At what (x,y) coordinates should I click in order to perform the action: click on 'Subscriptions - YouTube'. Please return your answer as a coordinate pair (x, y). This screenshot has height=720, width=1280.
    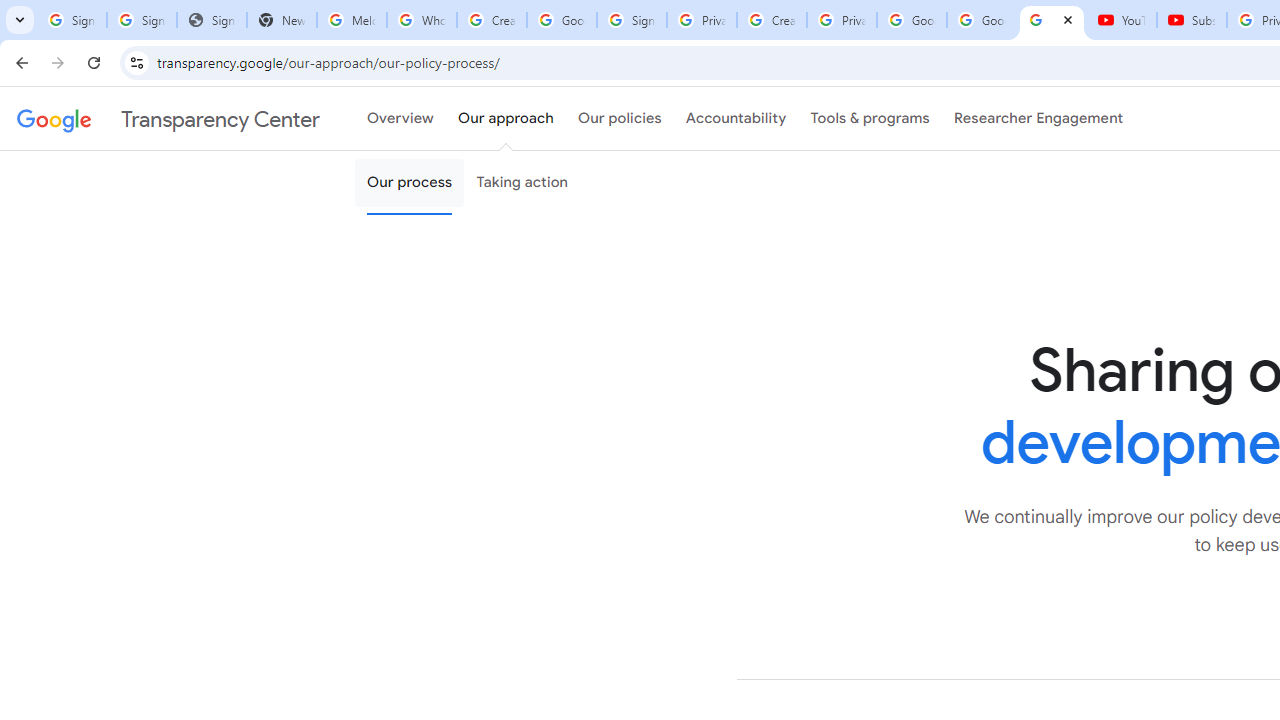
    Looking at the image, I should click on (1192, 20).